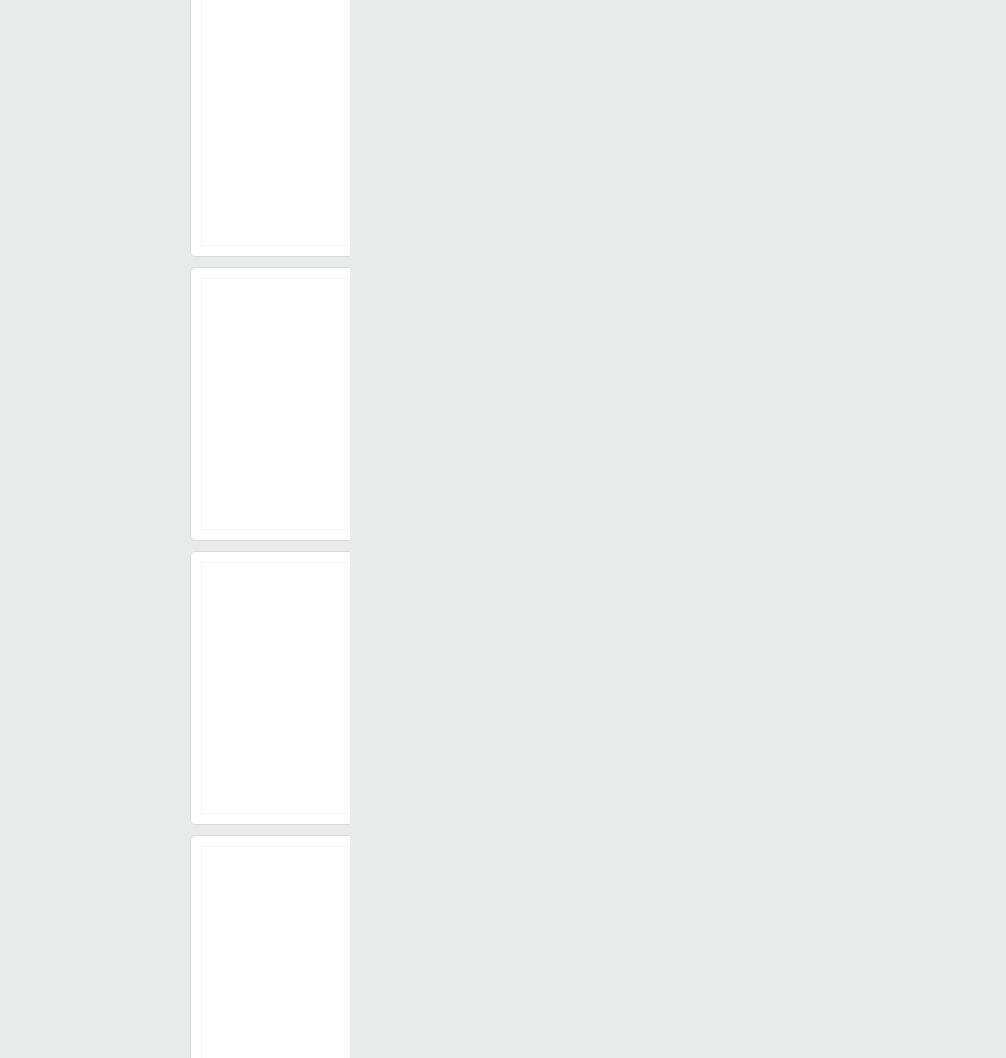 The width and height of the screenshot is (1006, 1058). Describe the element at coordinates (476, 767) in the screenshot. I see `'Country of Origin'` at that location.